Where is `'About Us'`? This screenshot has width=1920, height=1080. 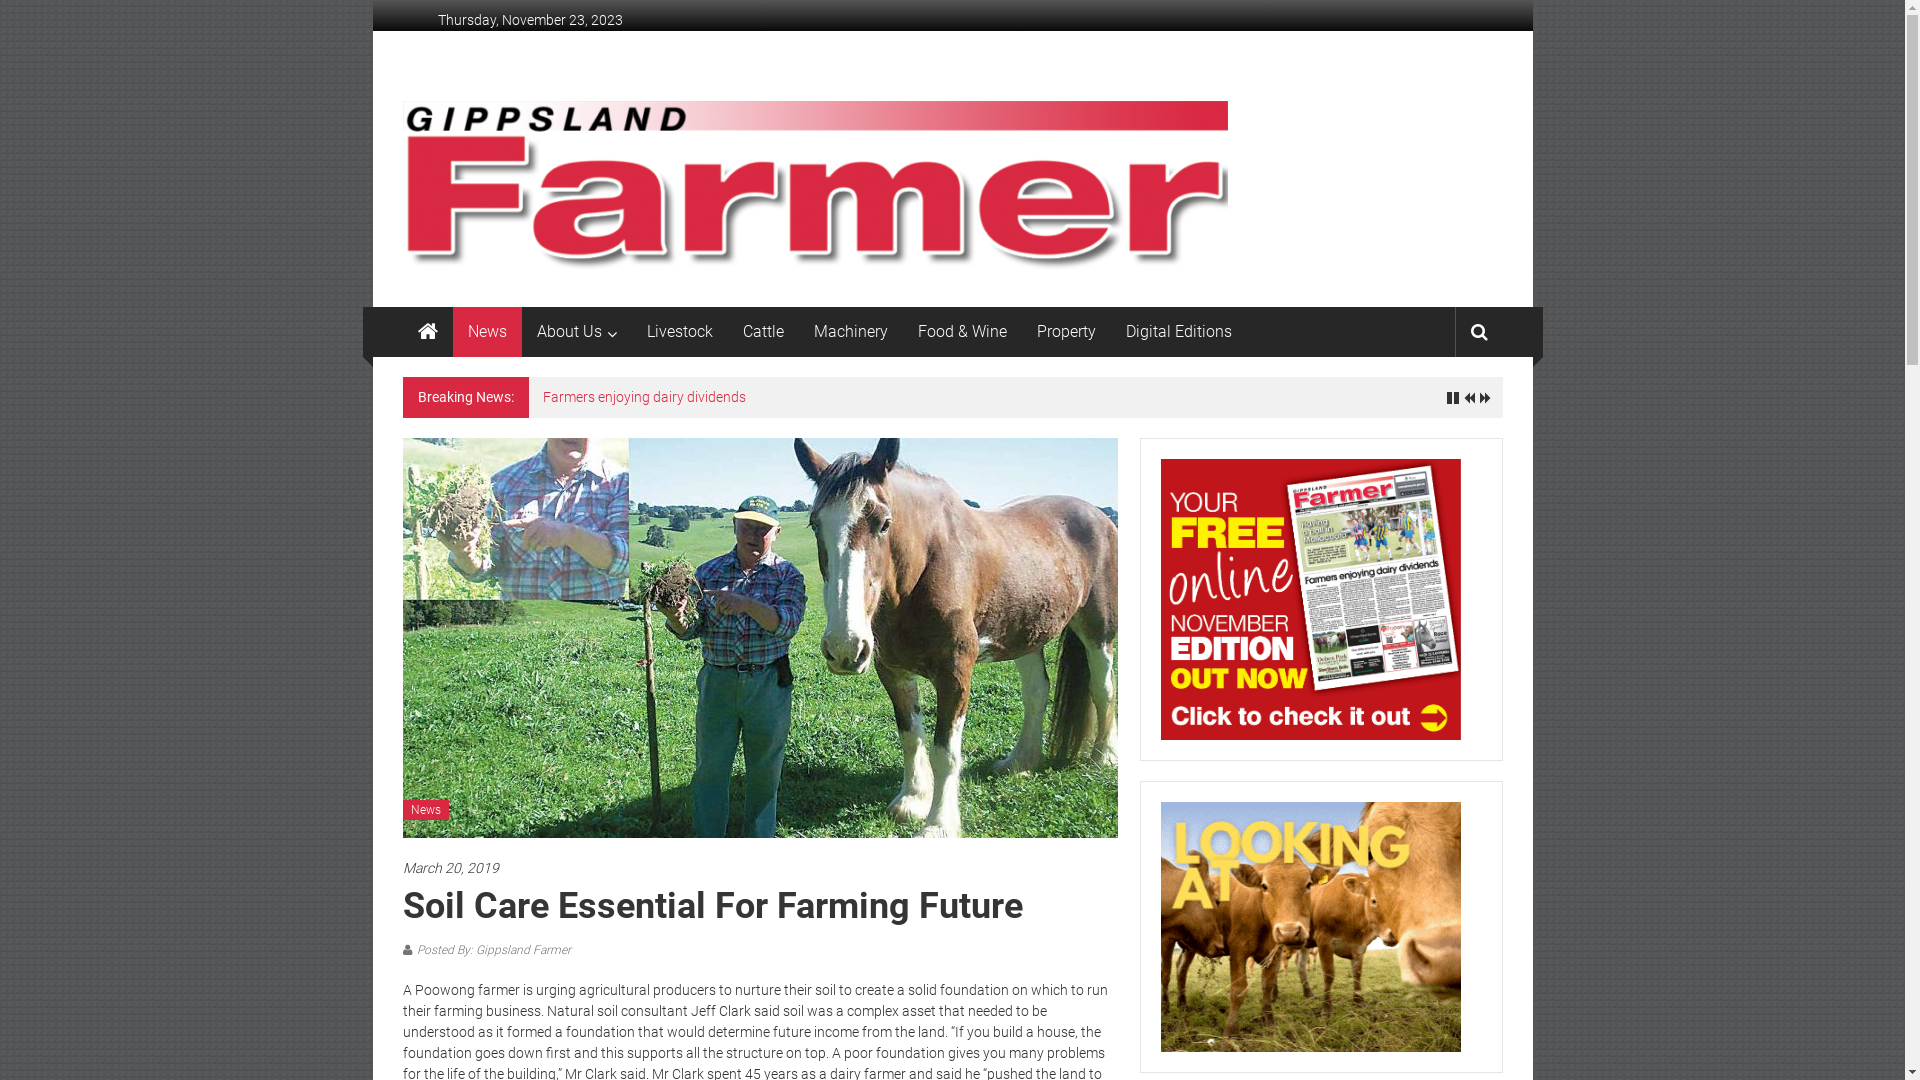
'About Us' is located at coordinates (536, 330).